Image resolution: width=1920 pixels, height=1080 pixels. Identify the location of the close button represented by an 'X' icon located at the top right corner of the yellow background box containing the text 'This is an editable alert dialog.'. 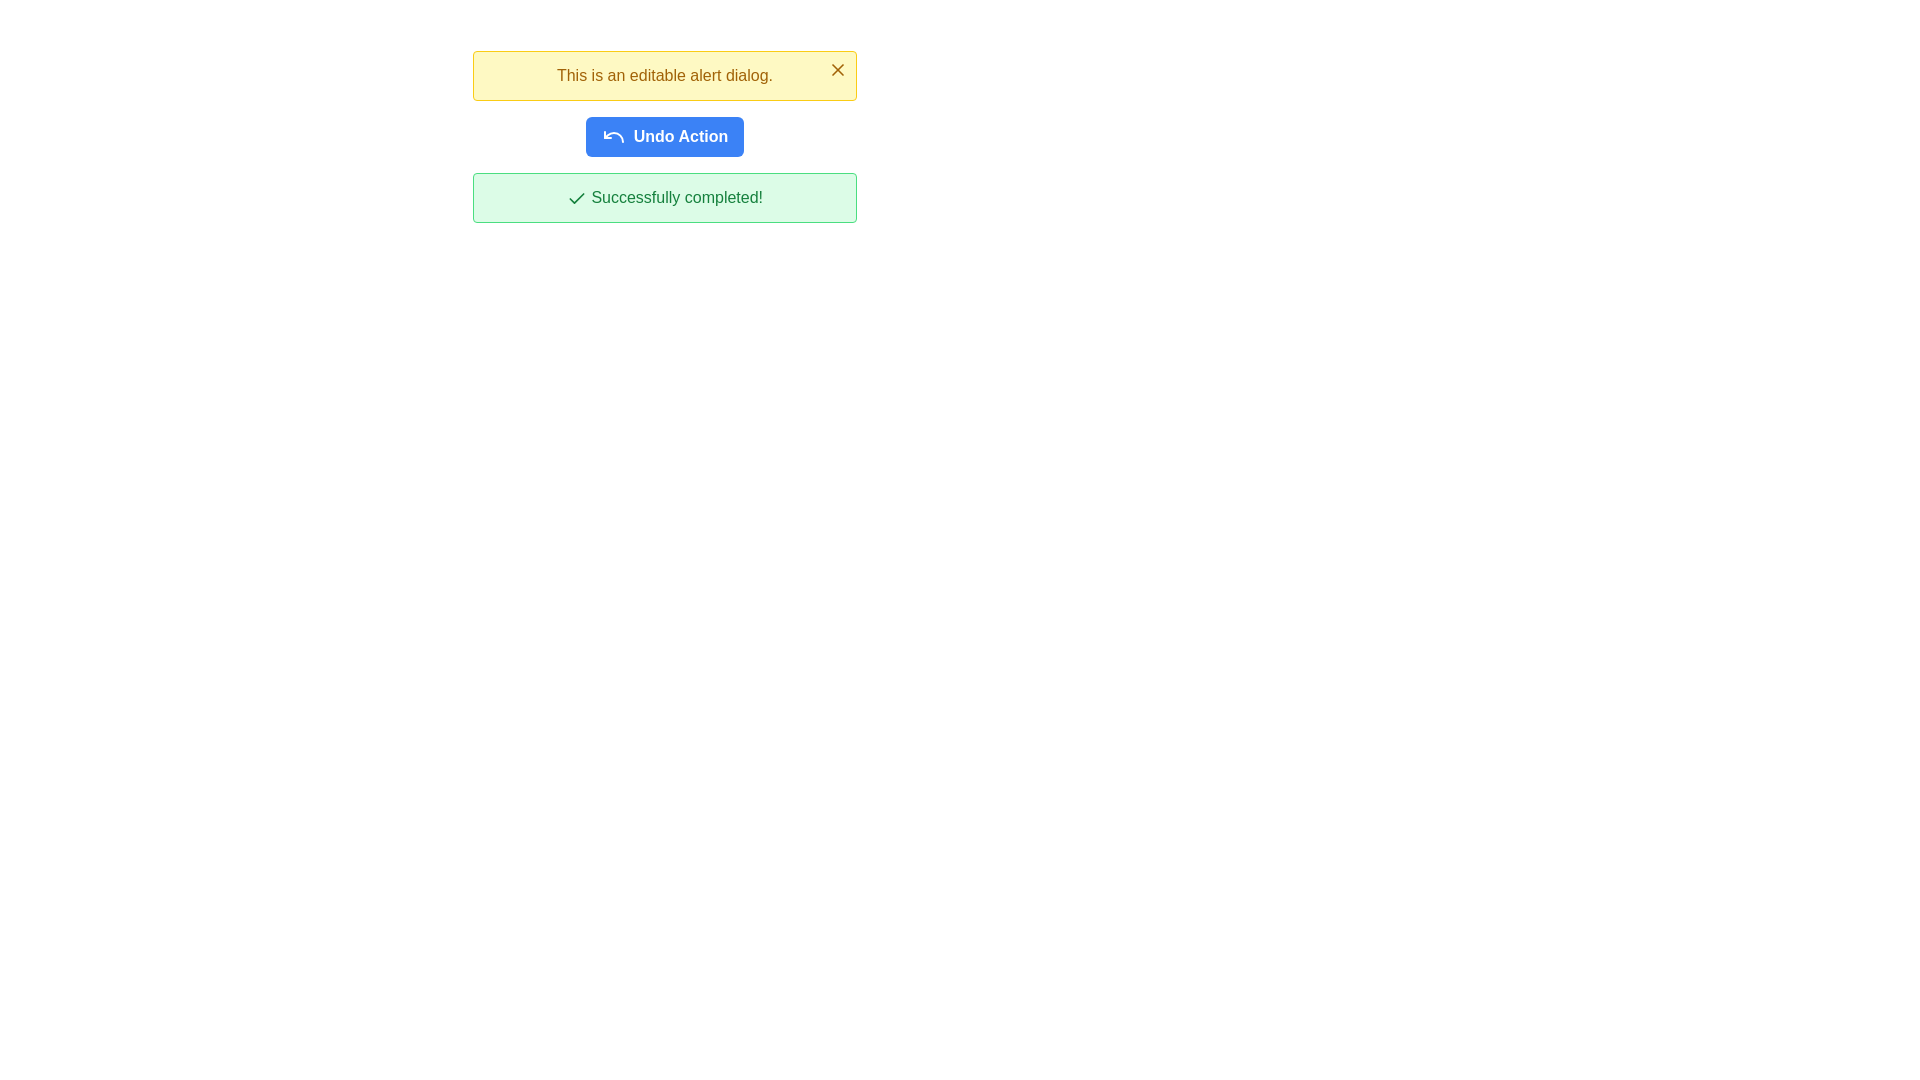
(838, 68).